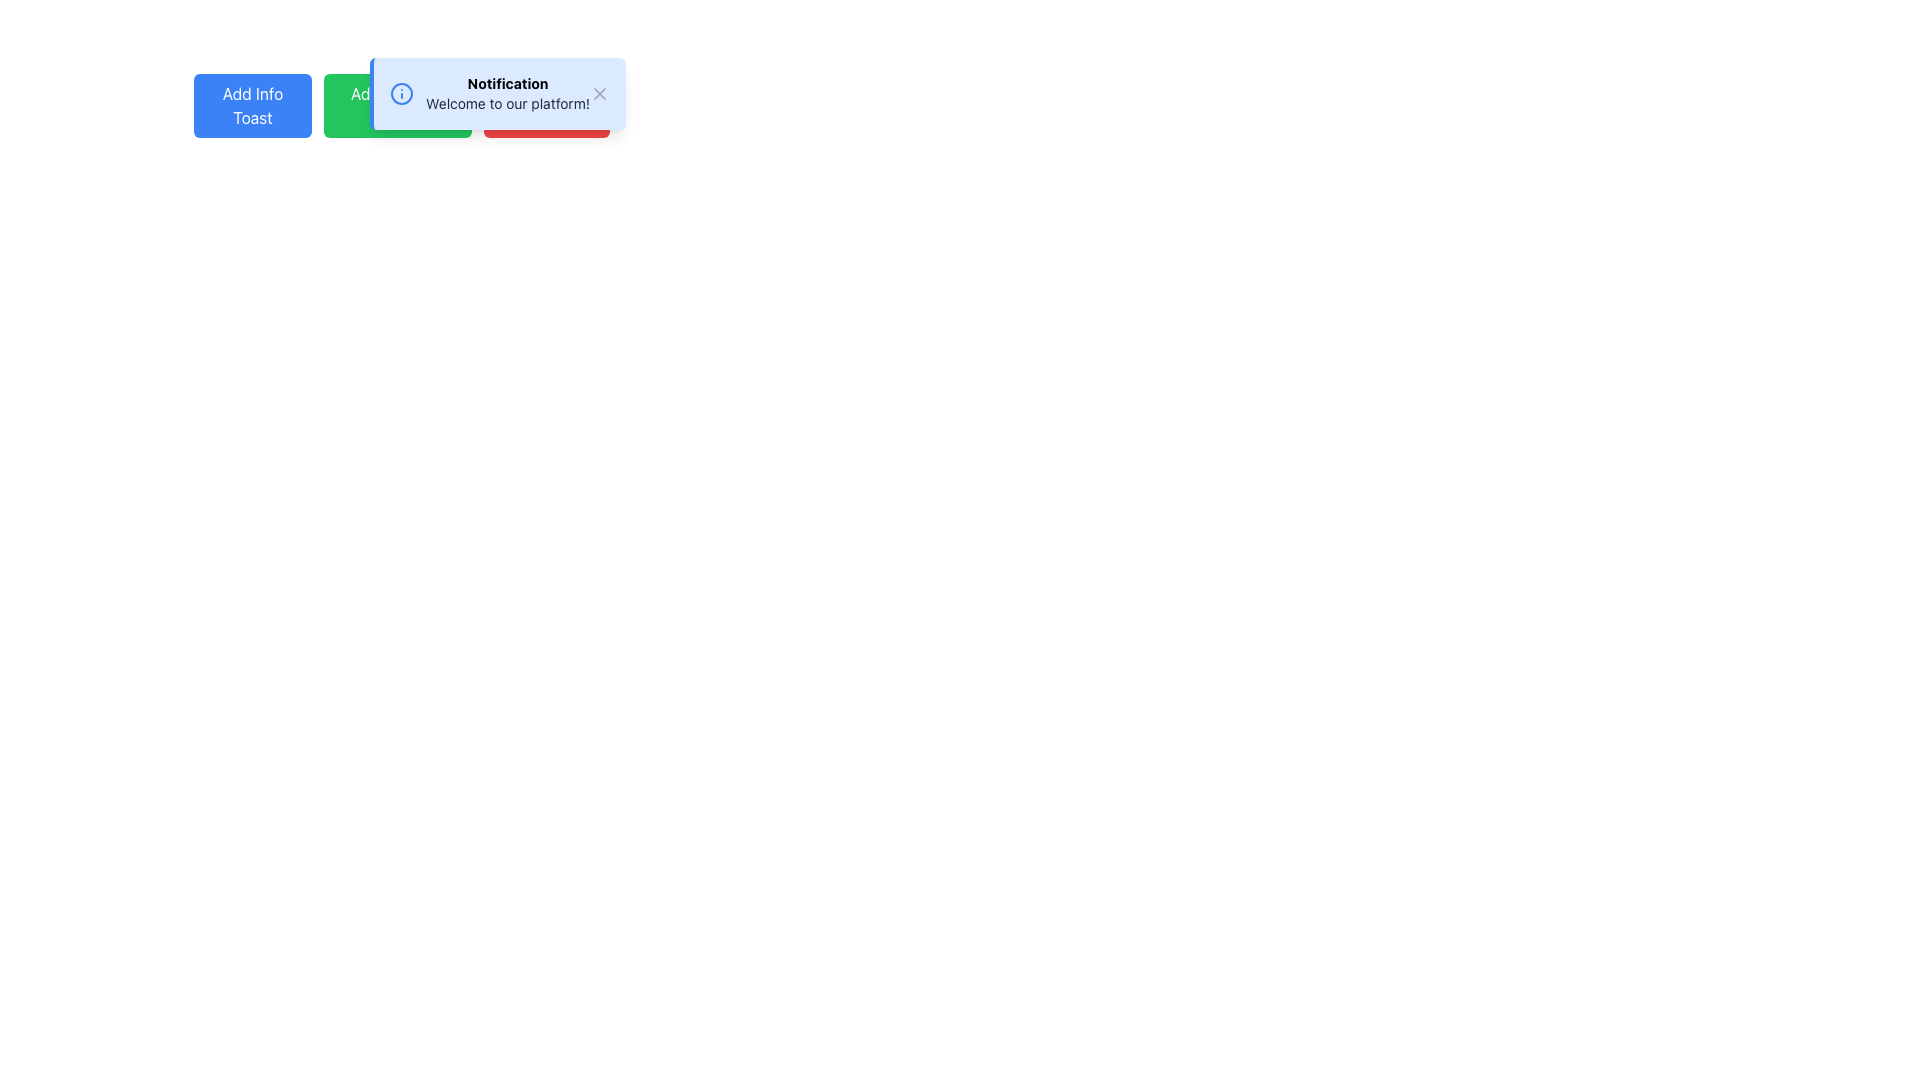 This screenshot has width=1920, height=1080. Describe the element at coordinates (400, 93) in the screenshot. I see `the informational icon (SVG circle) located at the top-left corner of the toast notification, which is to the left of the title text 'Notification.'` at that location.